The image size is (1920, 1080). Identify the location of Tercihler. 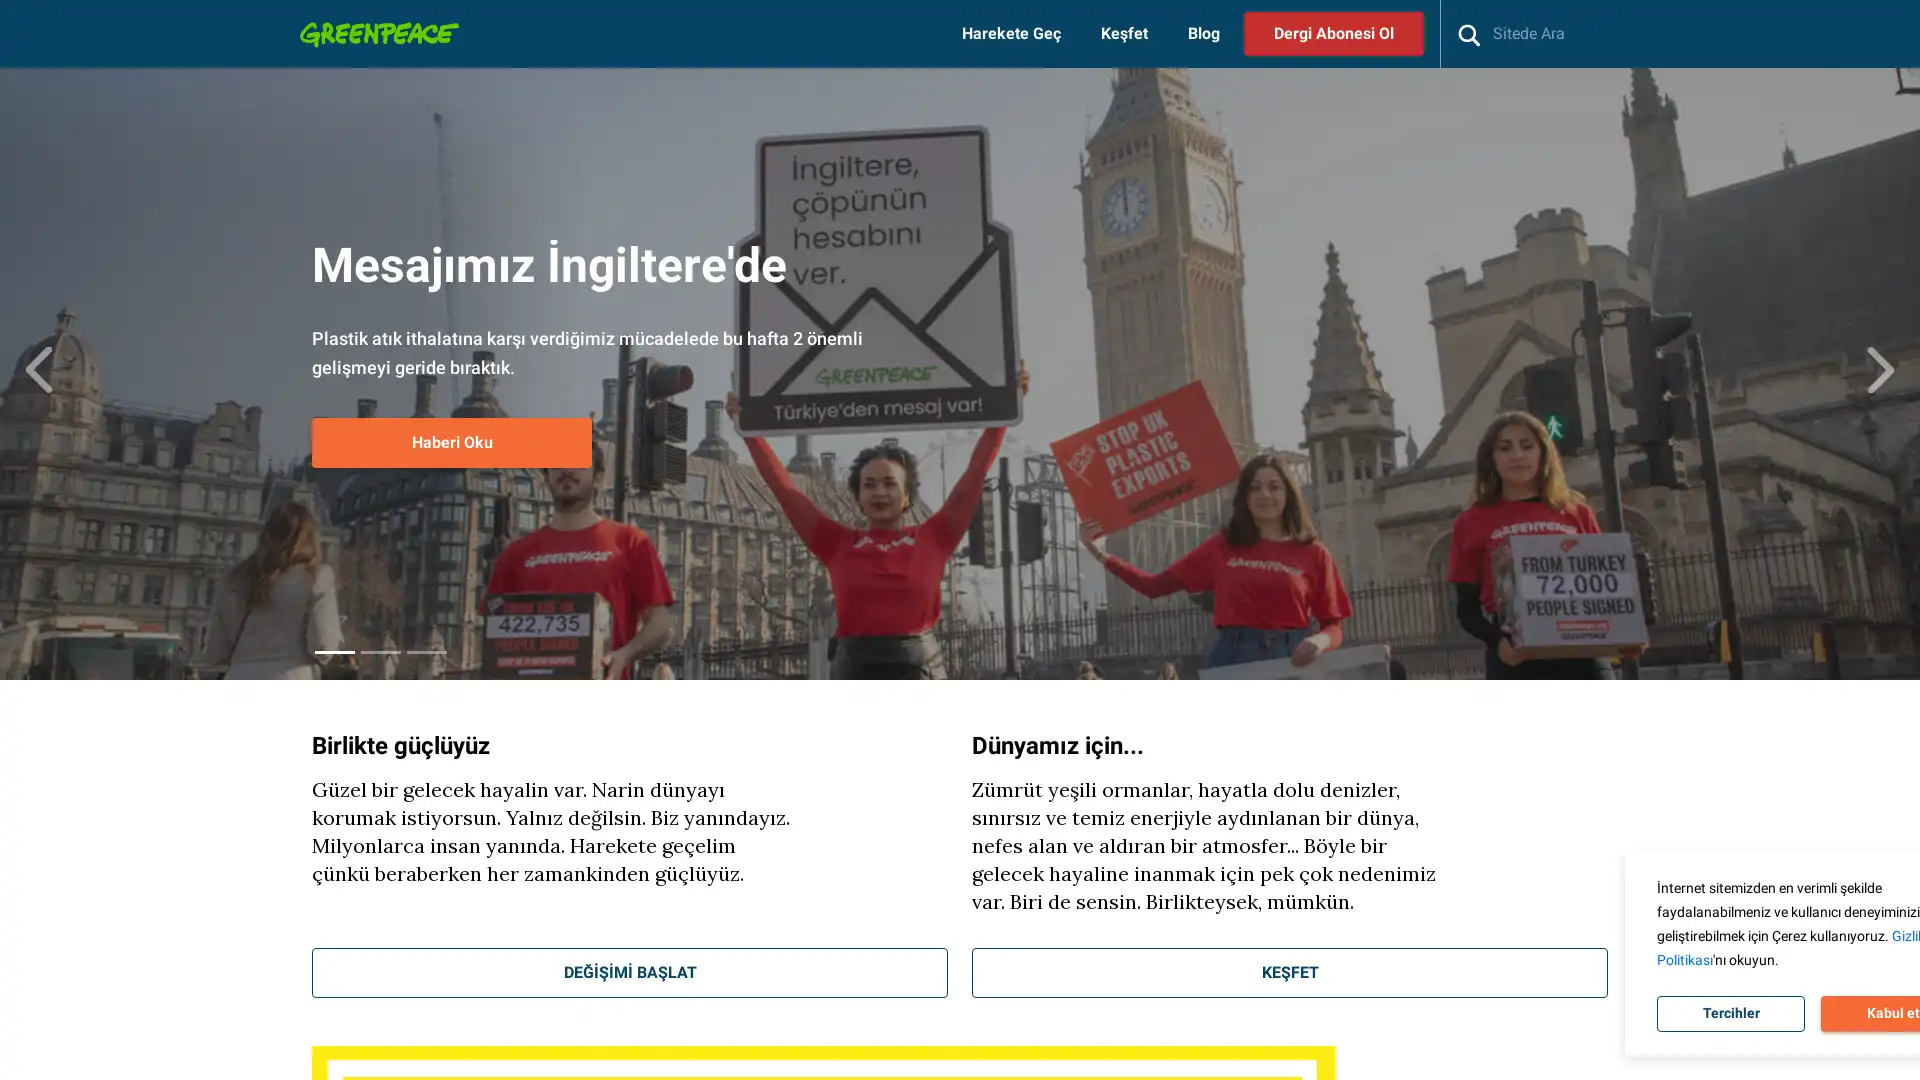
(1630, 1014).